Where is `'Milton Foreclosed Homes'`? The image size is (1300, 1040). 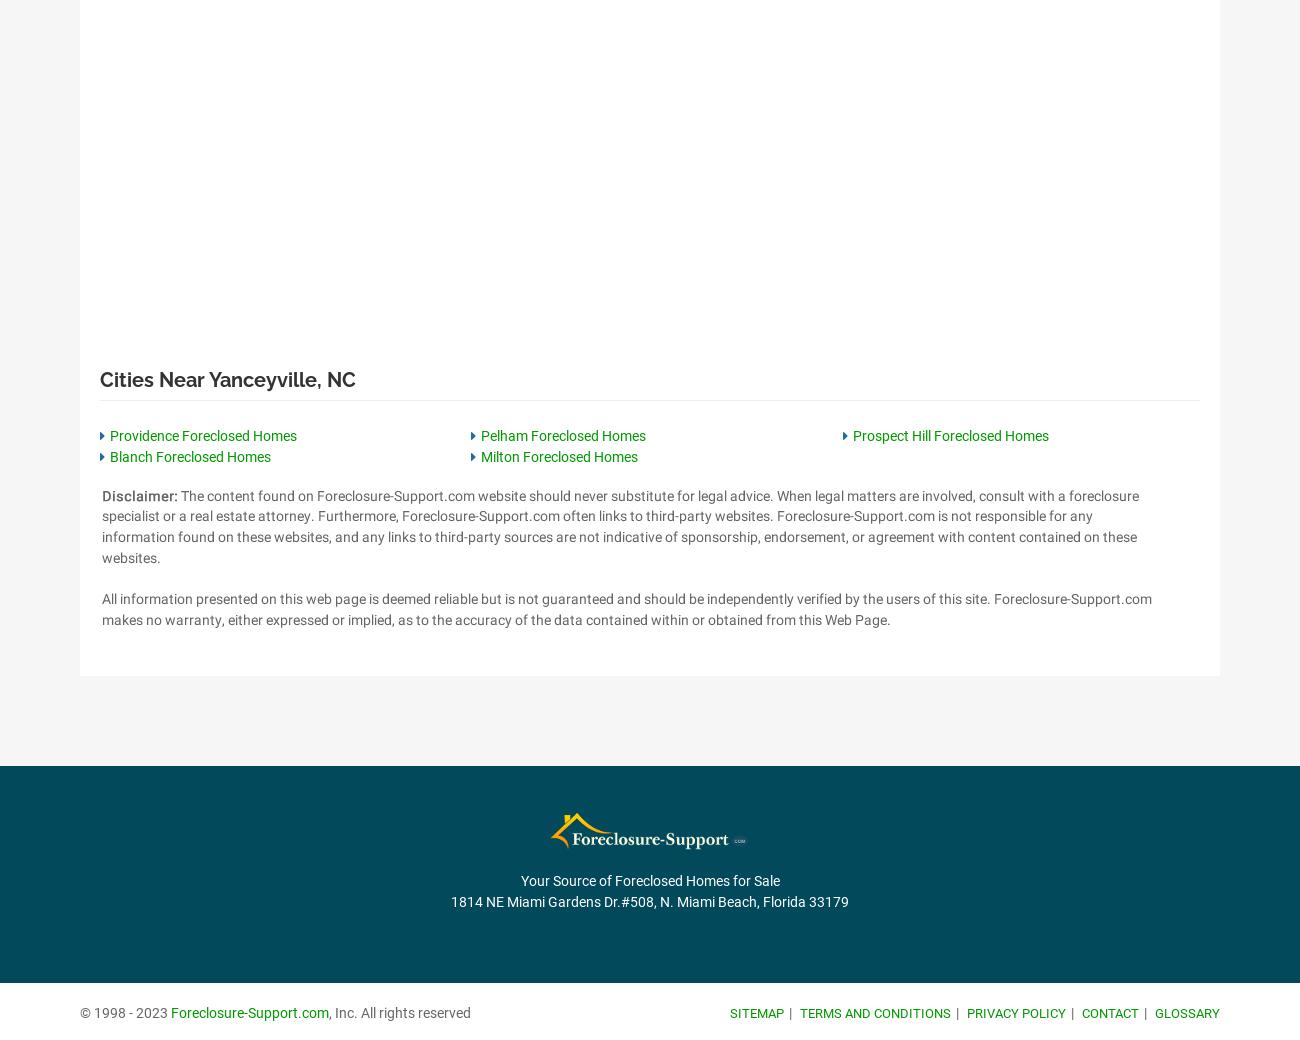 'Milton Foreclosed Homes' is located at coordinates (558, 456).